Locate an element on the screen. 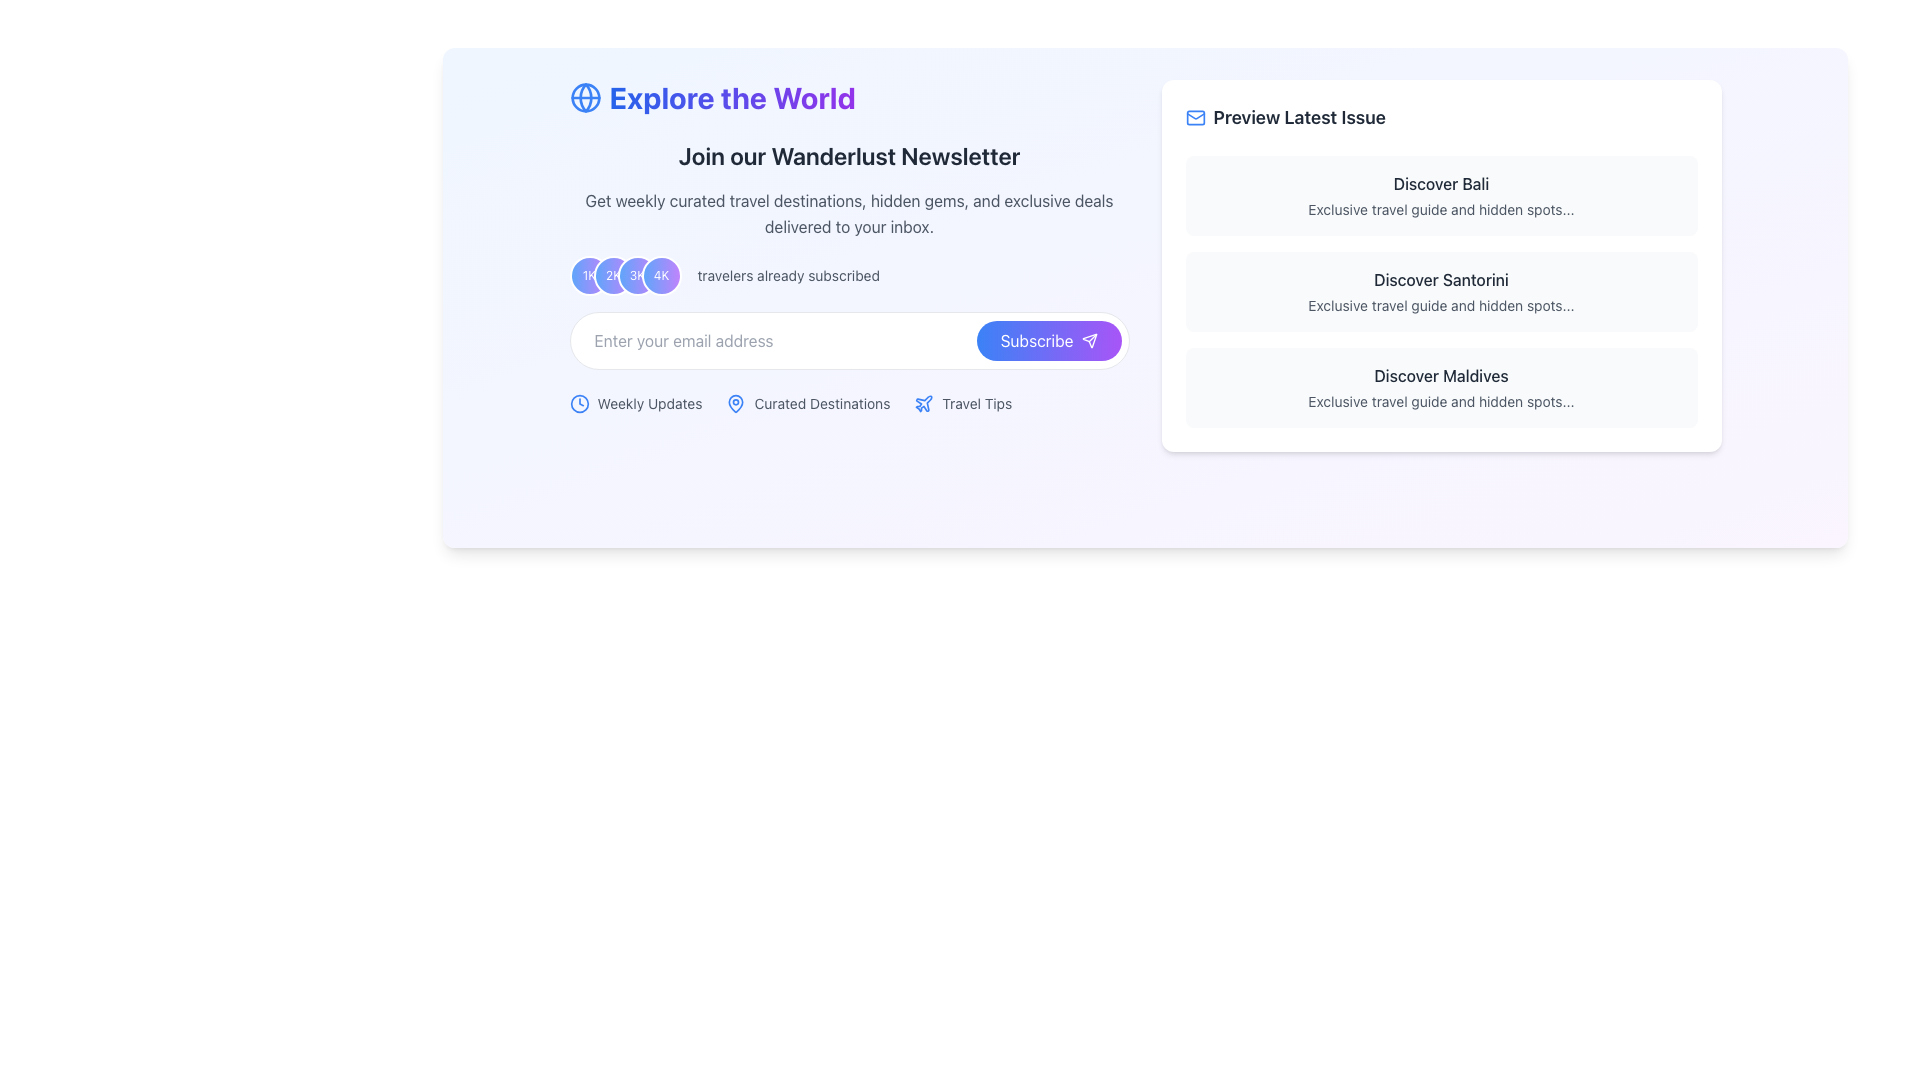 Image resolution: width=1920 pixels, height=1080 pixels. the Text Label that provides travel guidance or tips, located to the left of the 'Preview Latest Issue' panel, following 'Weekly Updates' and 'Curated Destinations', and adjacent to an airplane icon is located at coordinates (977, 404).